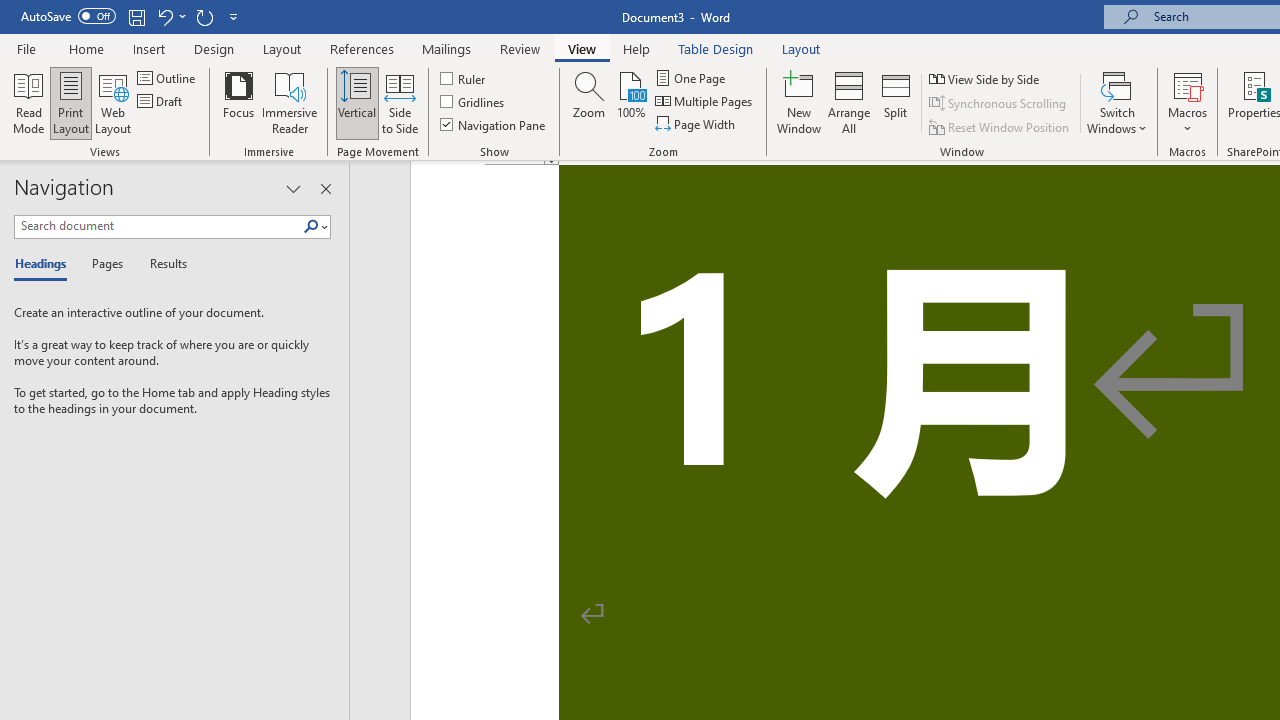 This screenshot has height=720, width=1280. Describe the element at coordinates (636, 48) in the screenshot. I see `'Help'` at that location.